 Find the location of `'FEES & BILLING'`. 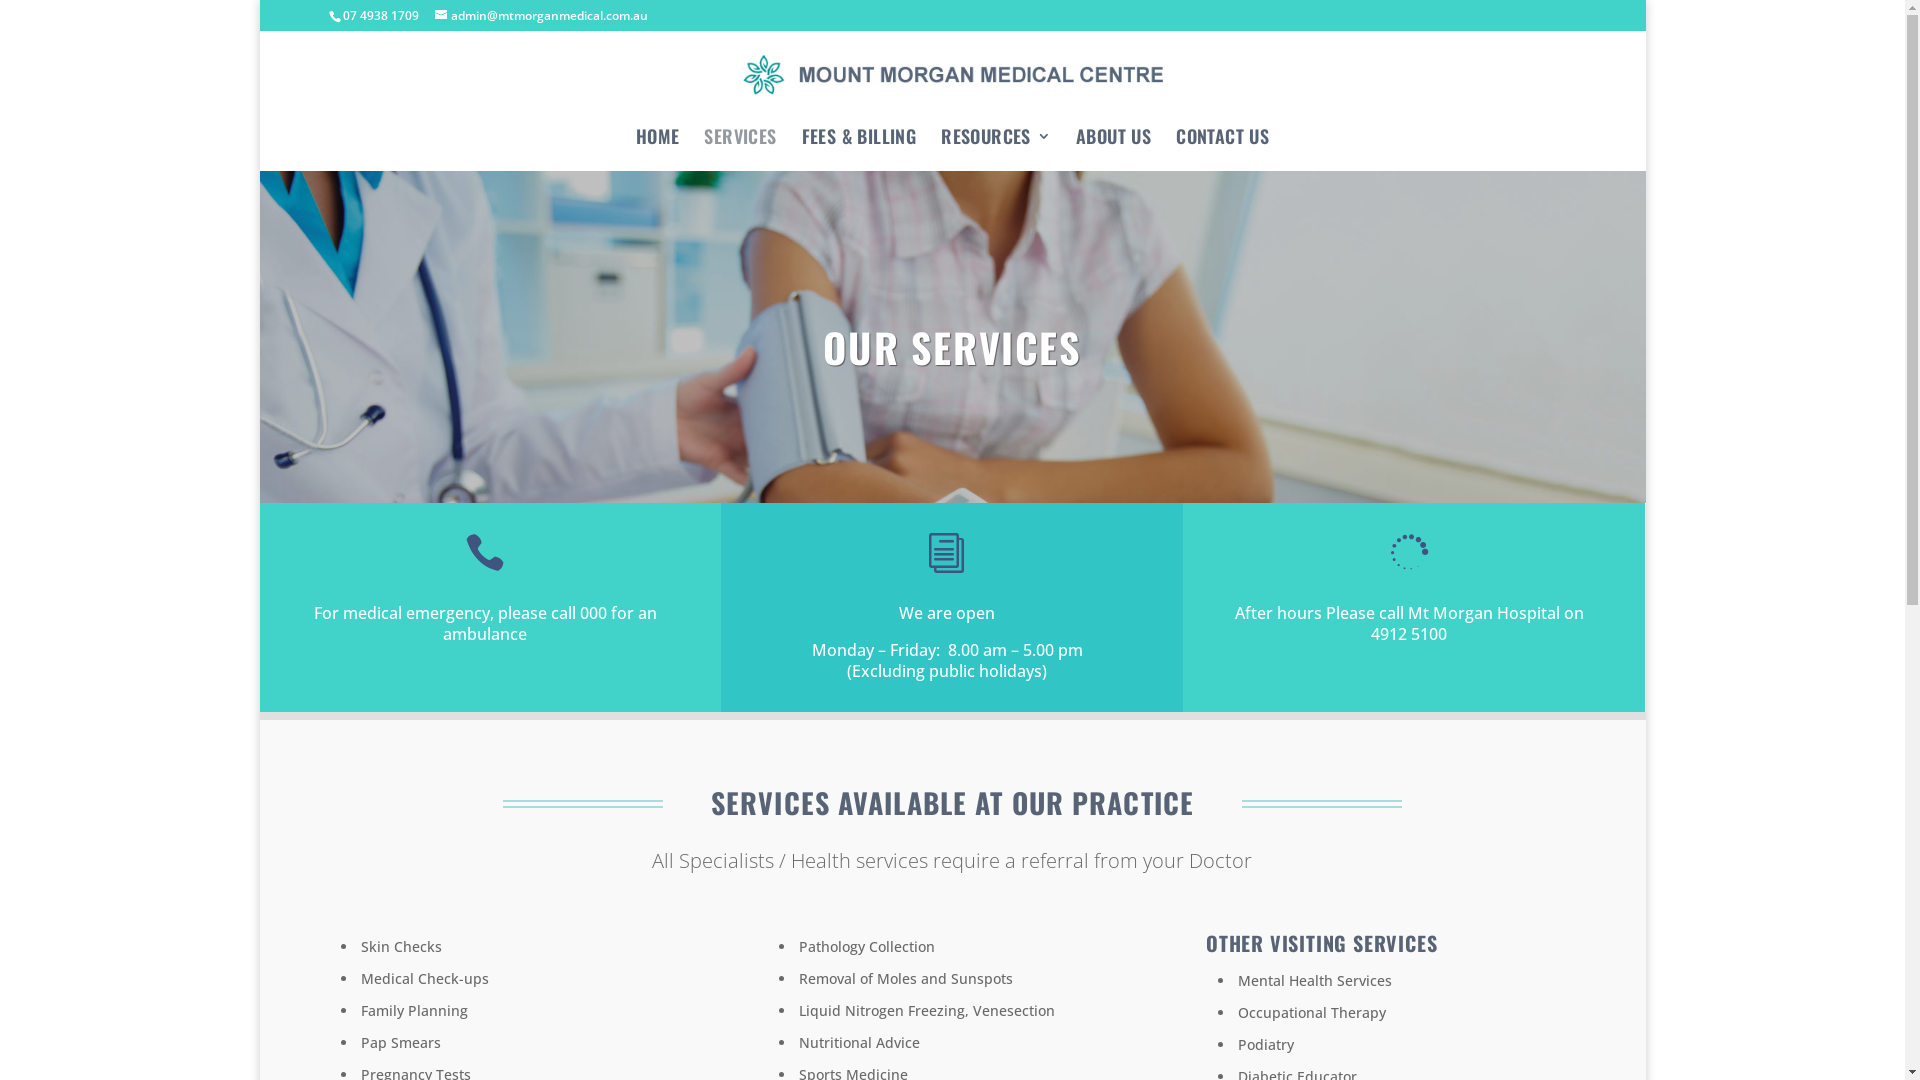

'FEES & BILLING' is located at coordinates (859, 142).